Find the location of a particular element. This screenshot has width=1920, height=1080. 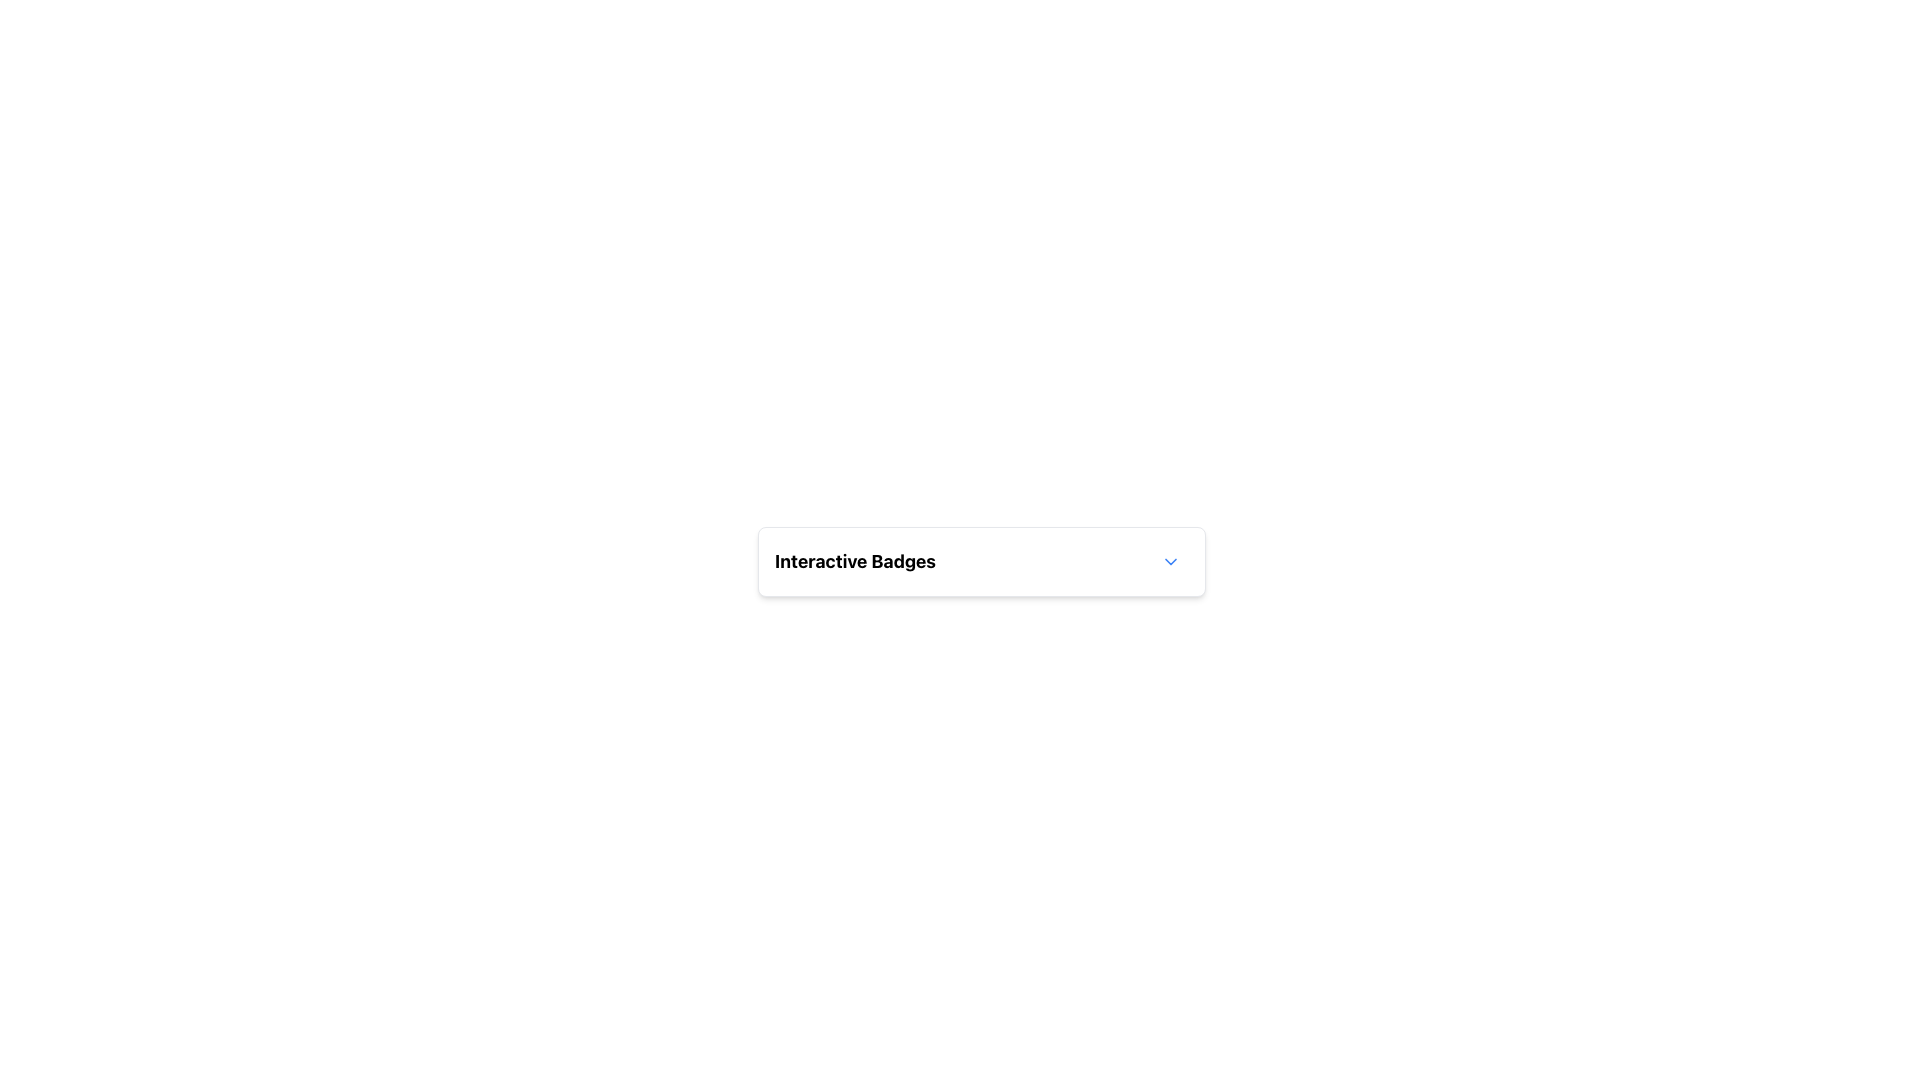

the dropdown icon located at the right end of the 'Interactive Badges' button is located at coordinates (1171, 562).